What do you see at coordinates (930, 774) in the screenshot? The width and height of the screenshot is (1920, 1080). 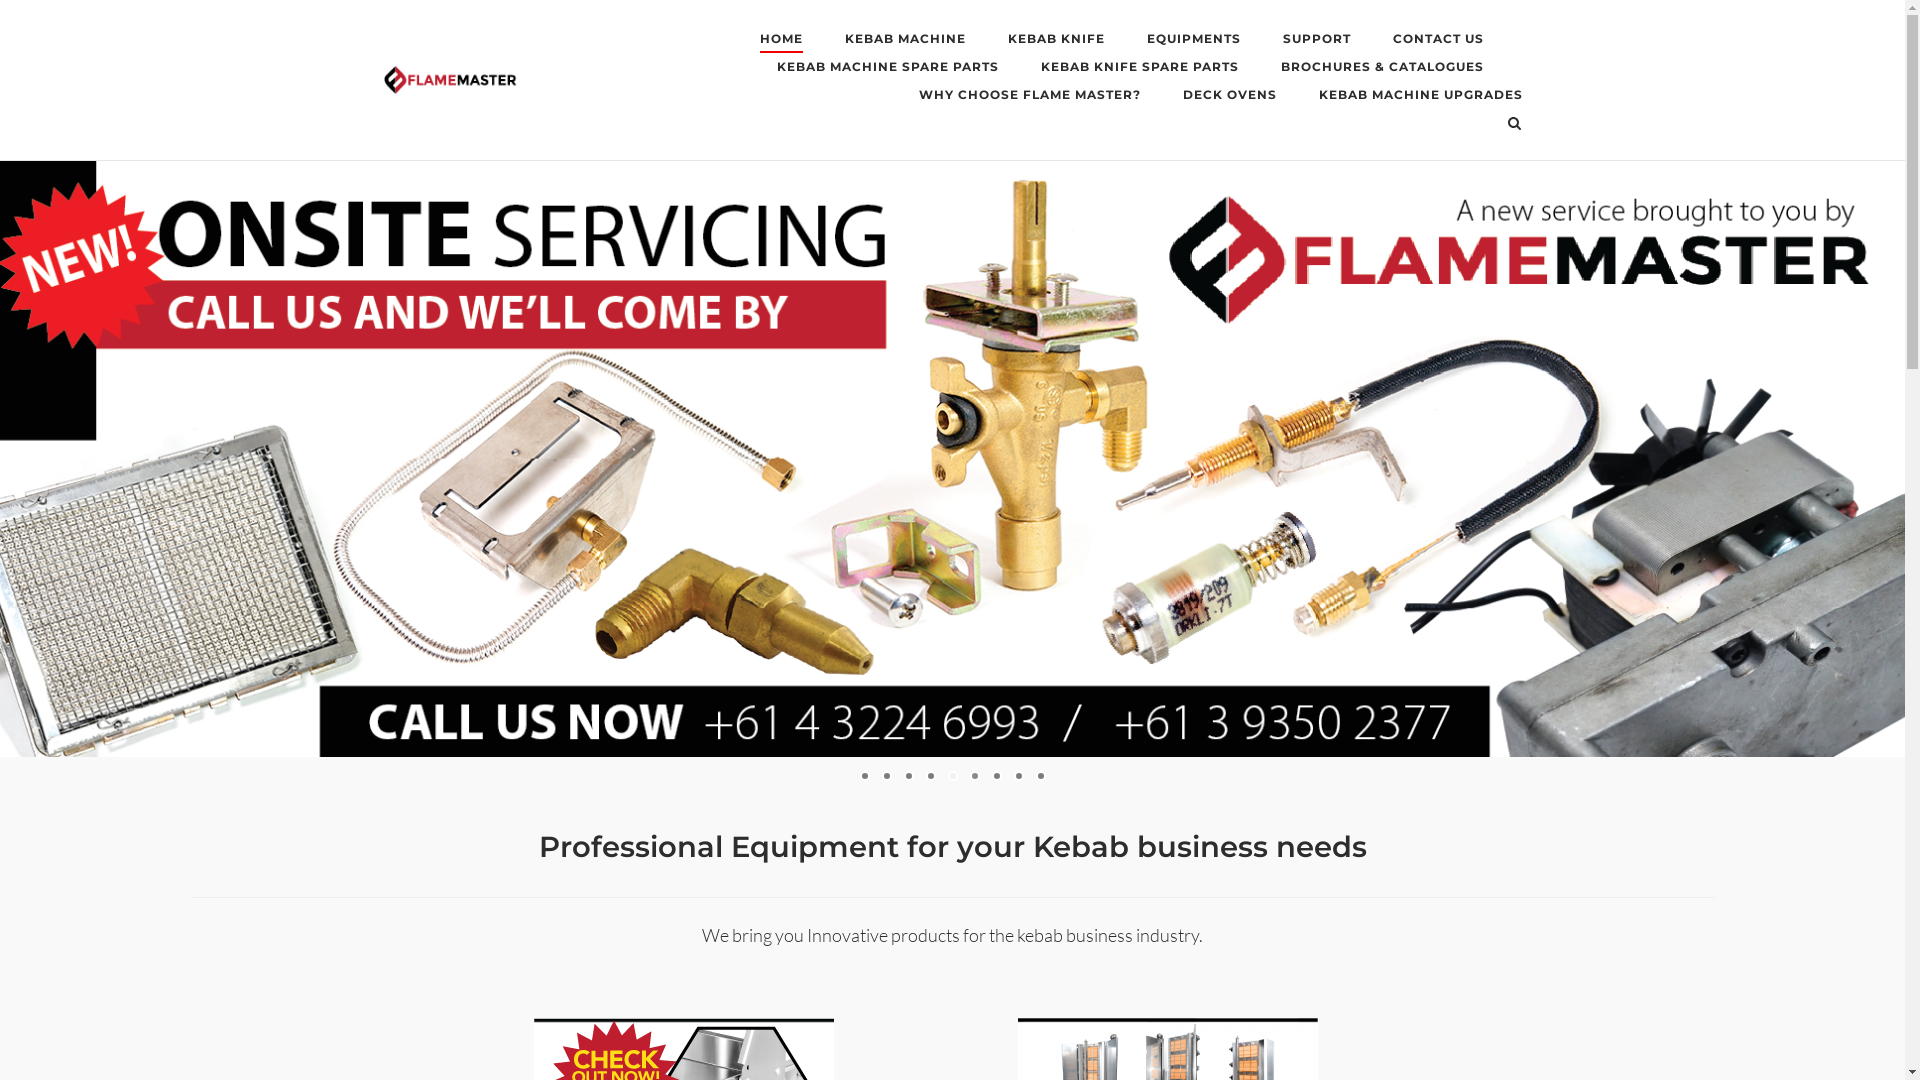 I see `'4'` at bounding box center [930, 774].